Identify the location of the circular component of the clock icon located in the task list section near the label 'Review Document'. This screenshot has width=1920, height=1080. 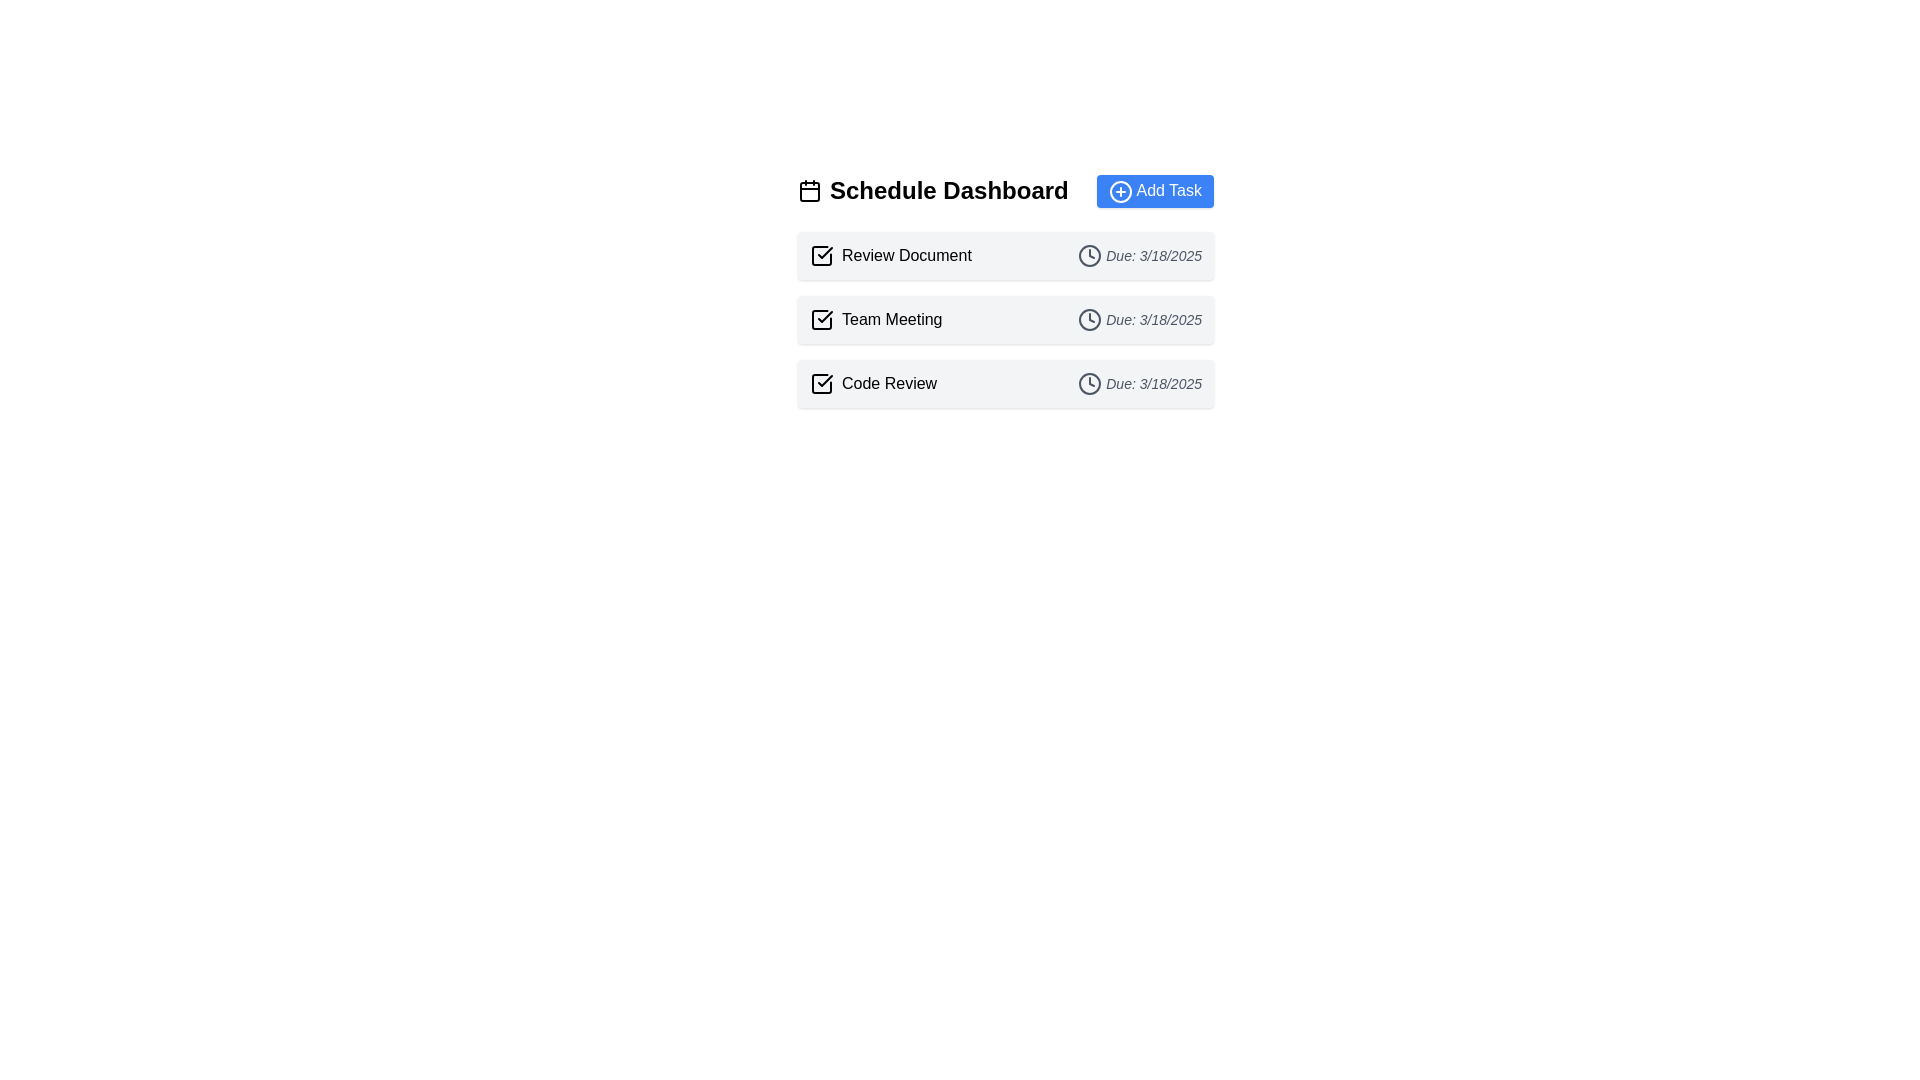
(1089, 254).